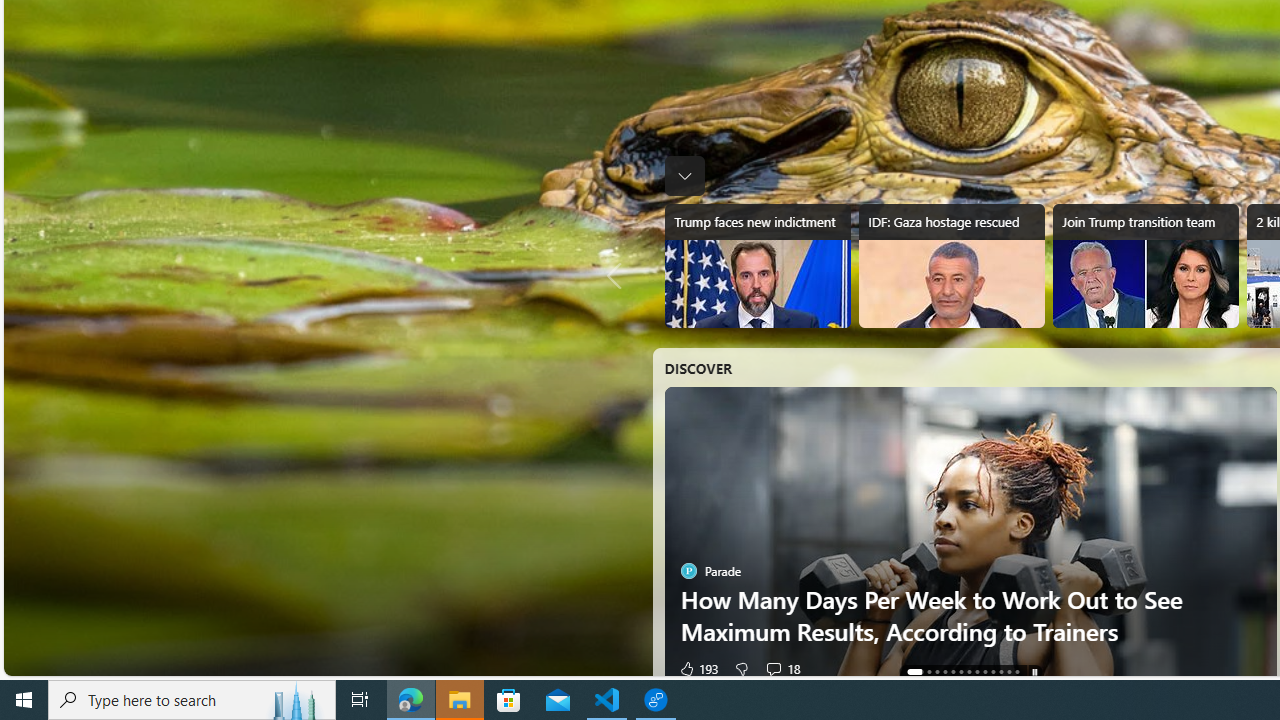  What do you see at coordinates (984, 672) in the screenshot?
I see `'AutomationID: tab-8'` at bounding box center [984, 672].